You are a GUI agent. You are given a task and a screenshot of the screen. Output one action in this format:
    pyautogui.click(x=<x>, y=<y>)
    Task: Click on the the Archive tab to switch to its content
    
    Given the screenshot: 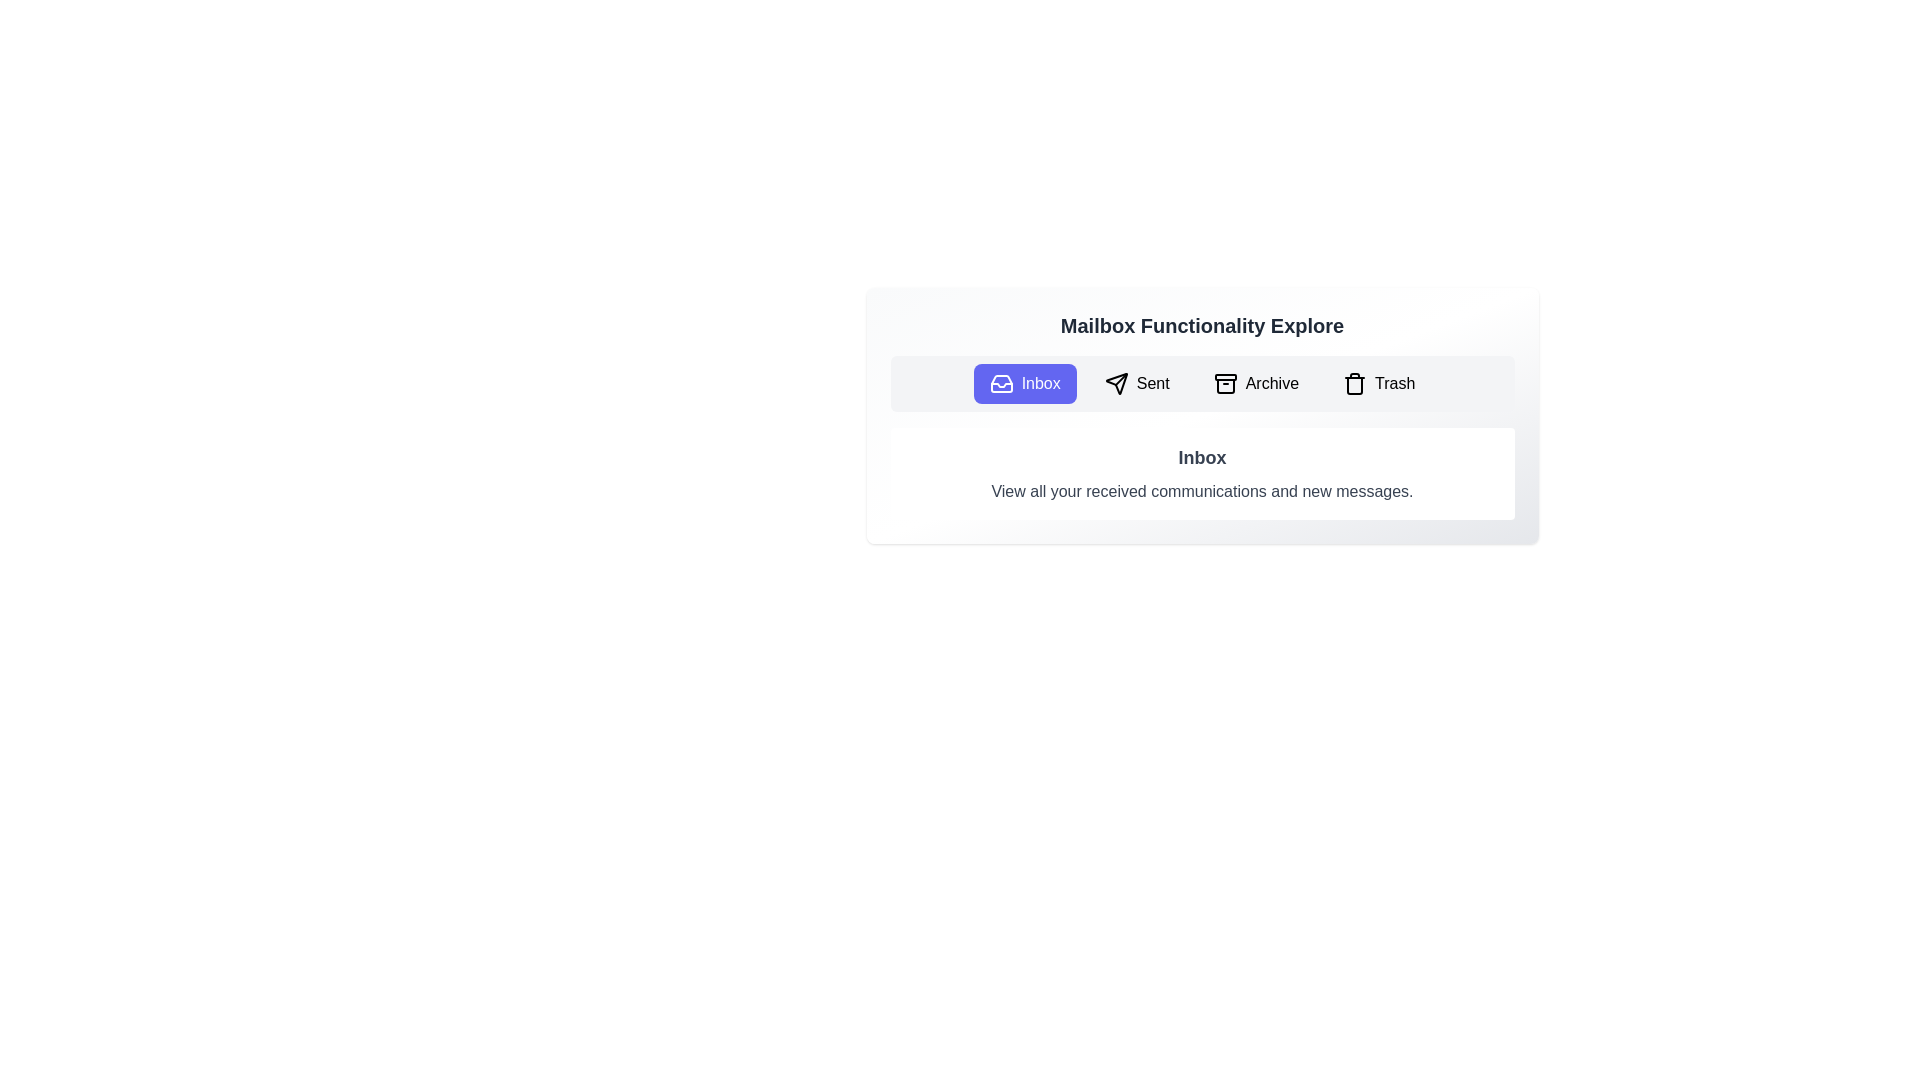 What is the action you would take?
    pyautogui.click(x=1255, y=384)
    